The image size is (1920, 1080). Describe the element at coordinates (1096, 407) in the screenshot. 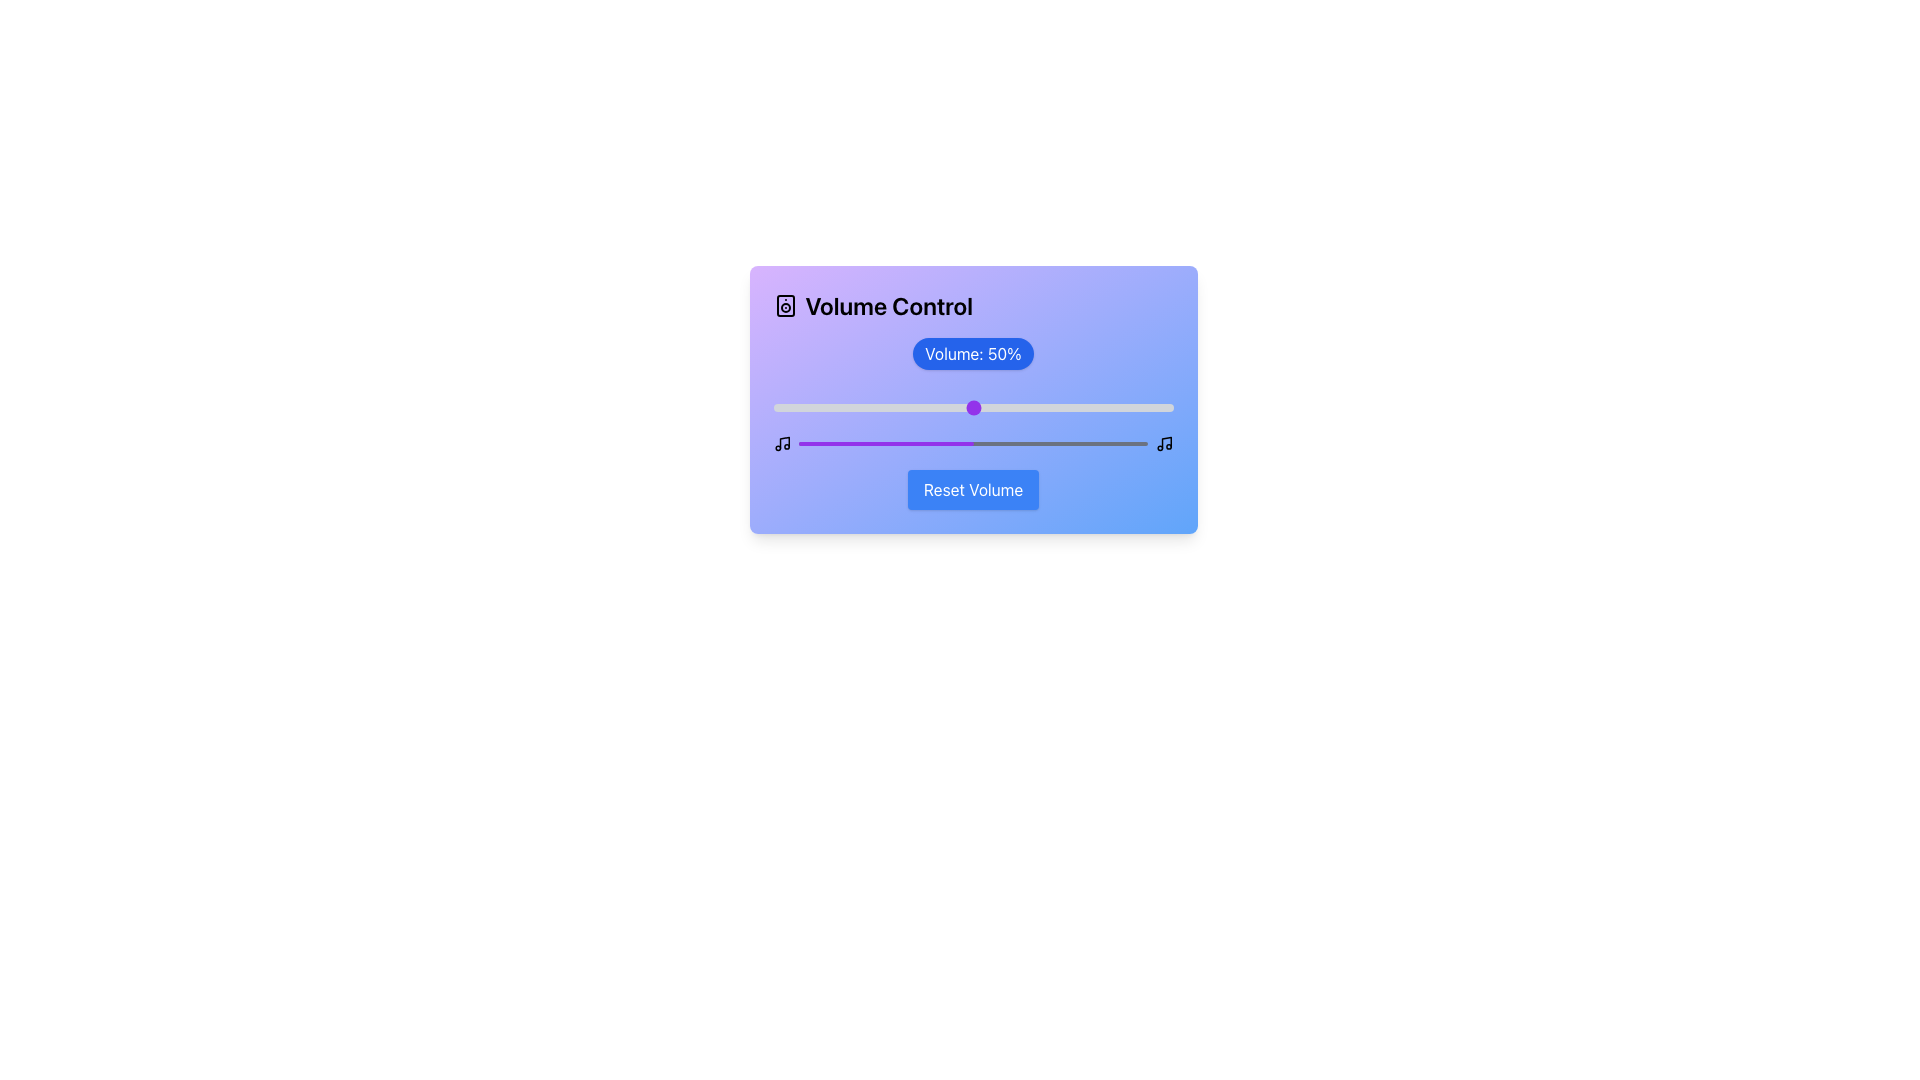

I see `volume` at that location.